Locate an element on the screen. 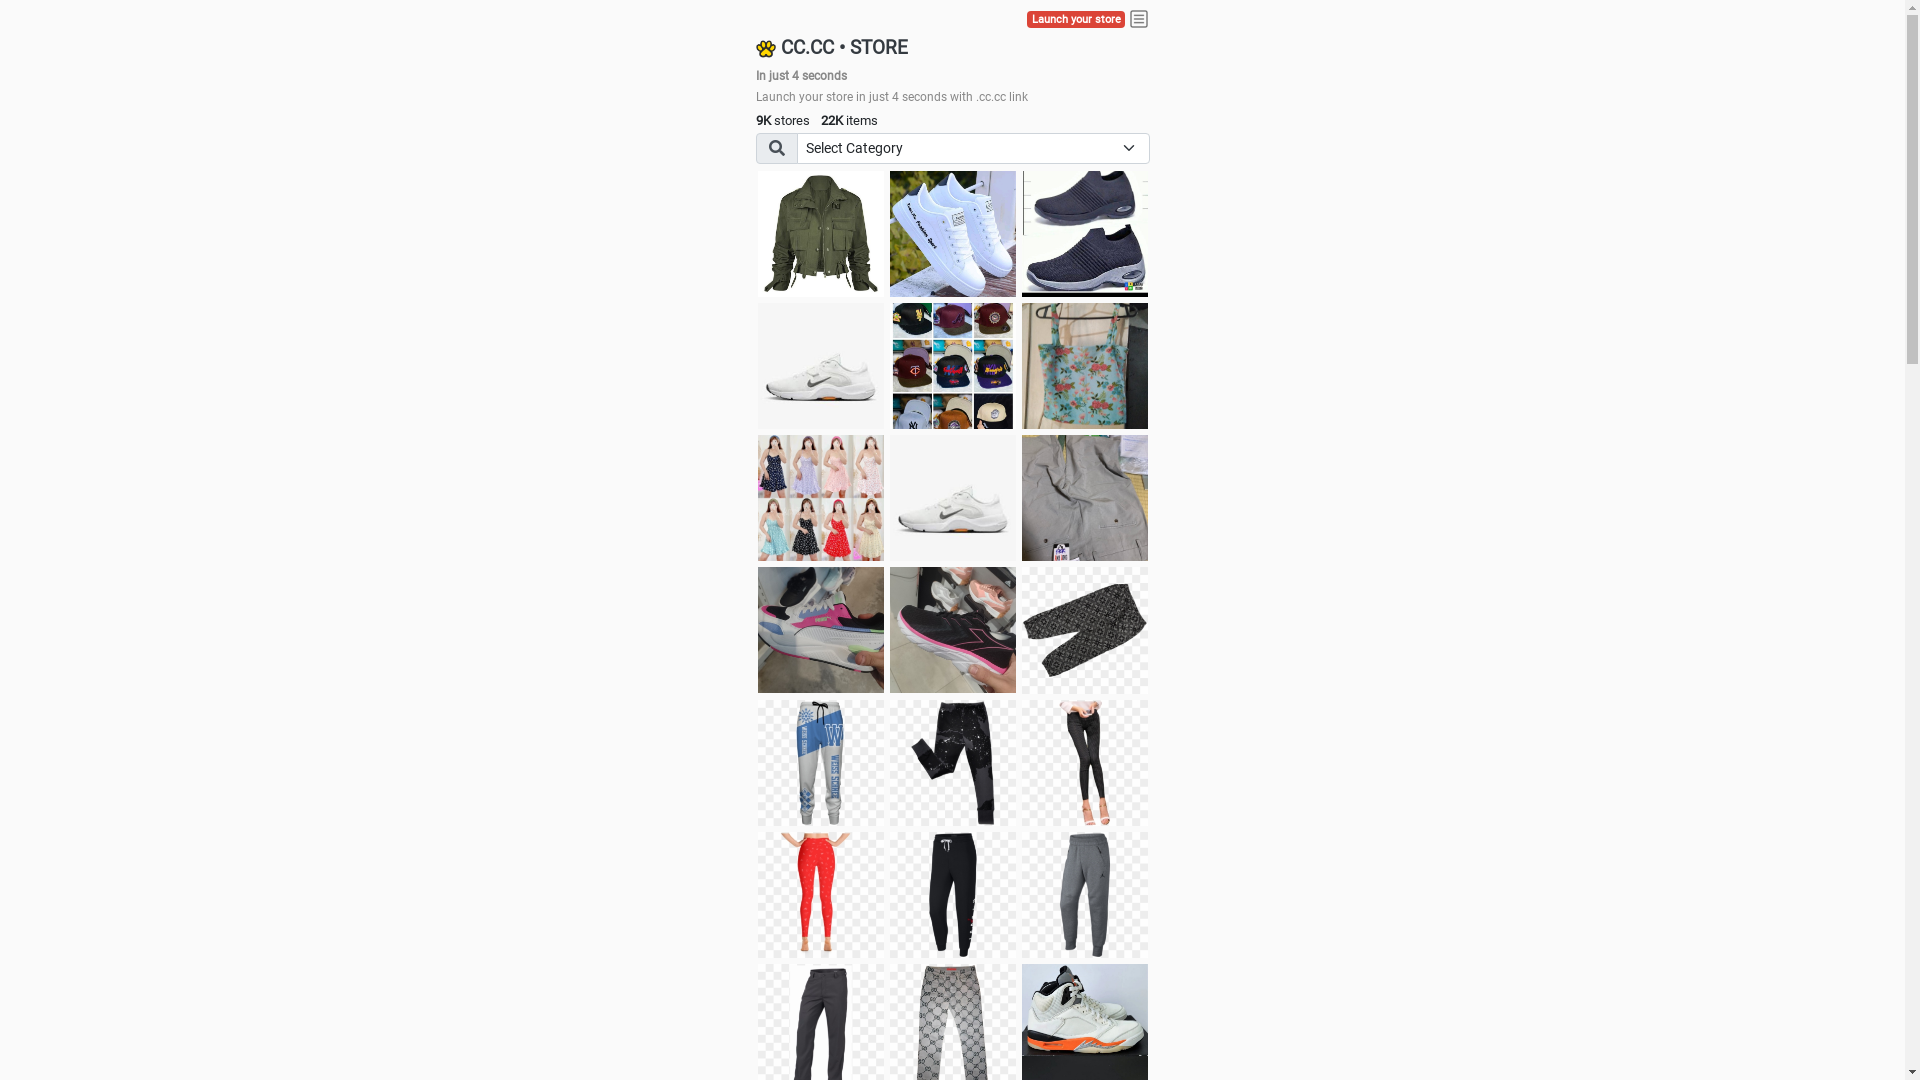 This screenshot has width=1920, height=1080. 'Pant' is located at coordinates (757, 763).